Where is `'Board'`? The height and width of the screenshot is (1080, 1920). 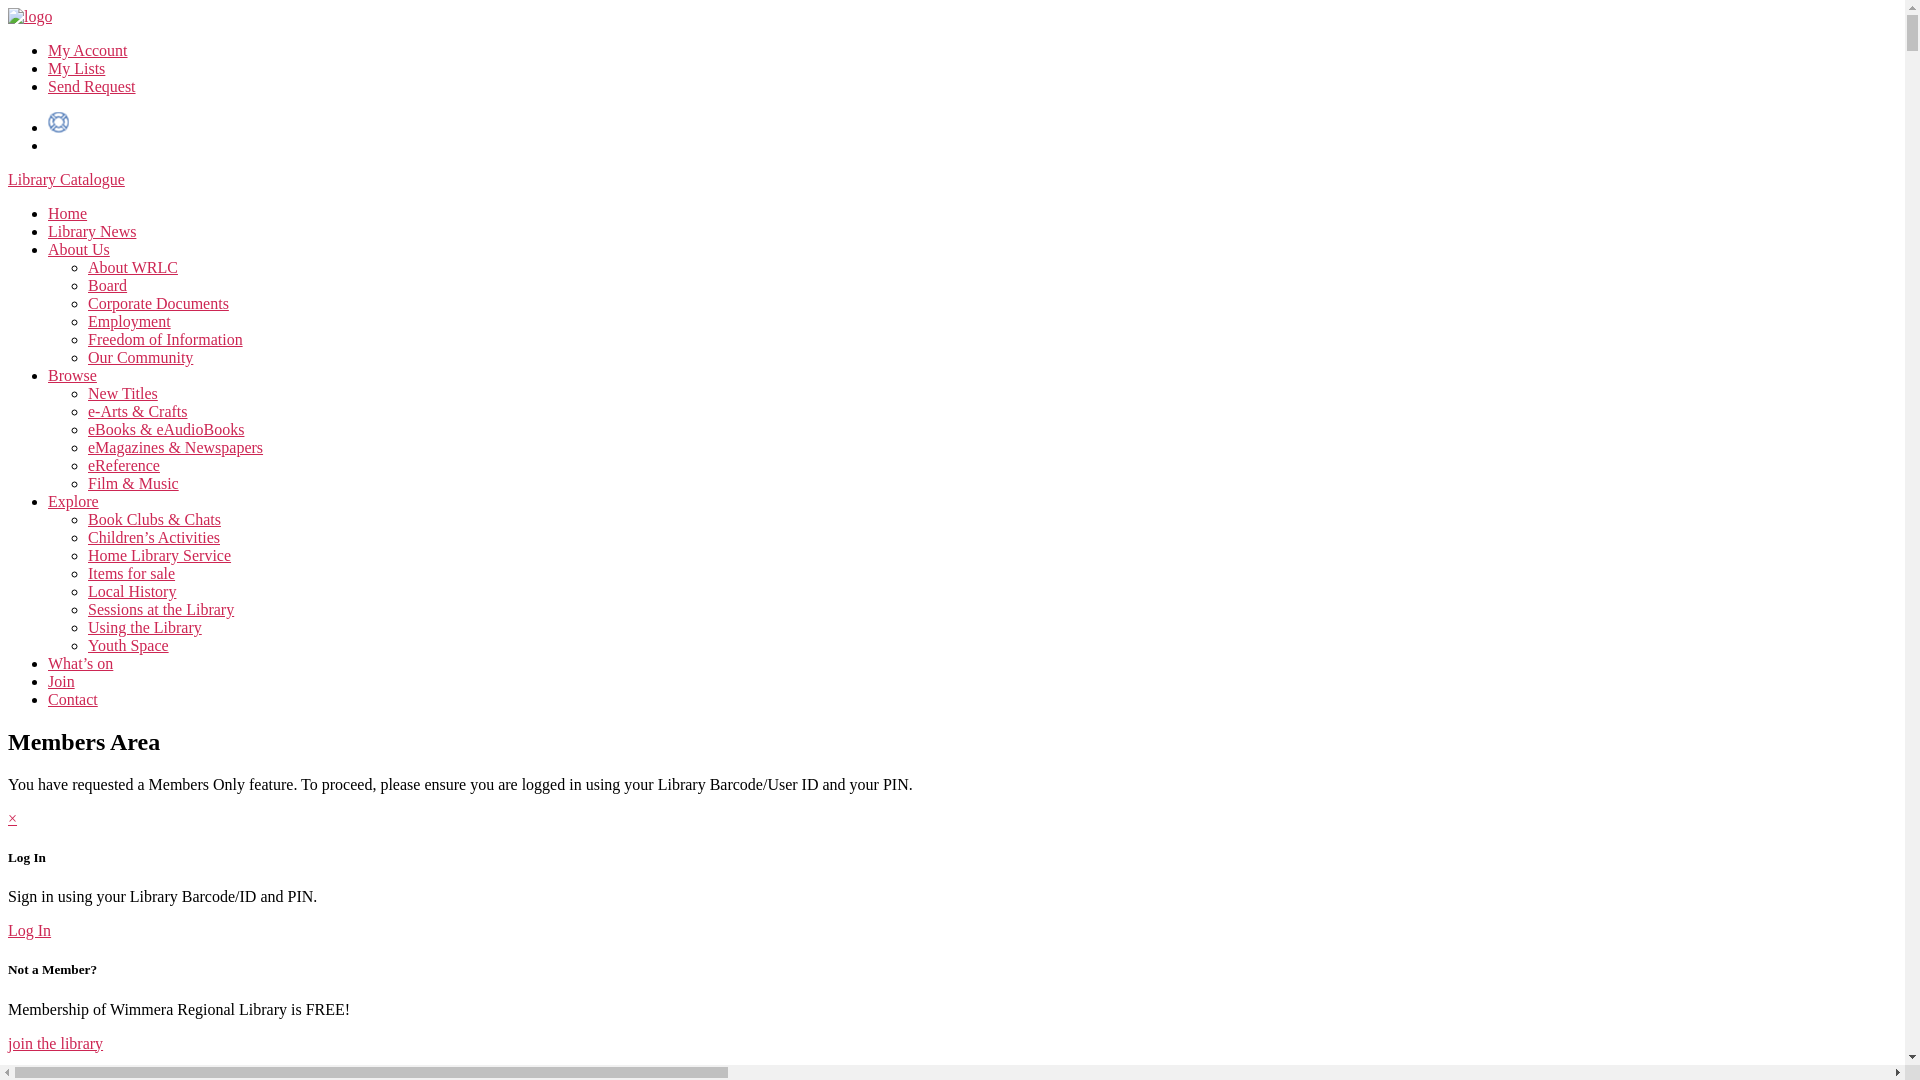
'Board' is located at coordinates (106, 285).